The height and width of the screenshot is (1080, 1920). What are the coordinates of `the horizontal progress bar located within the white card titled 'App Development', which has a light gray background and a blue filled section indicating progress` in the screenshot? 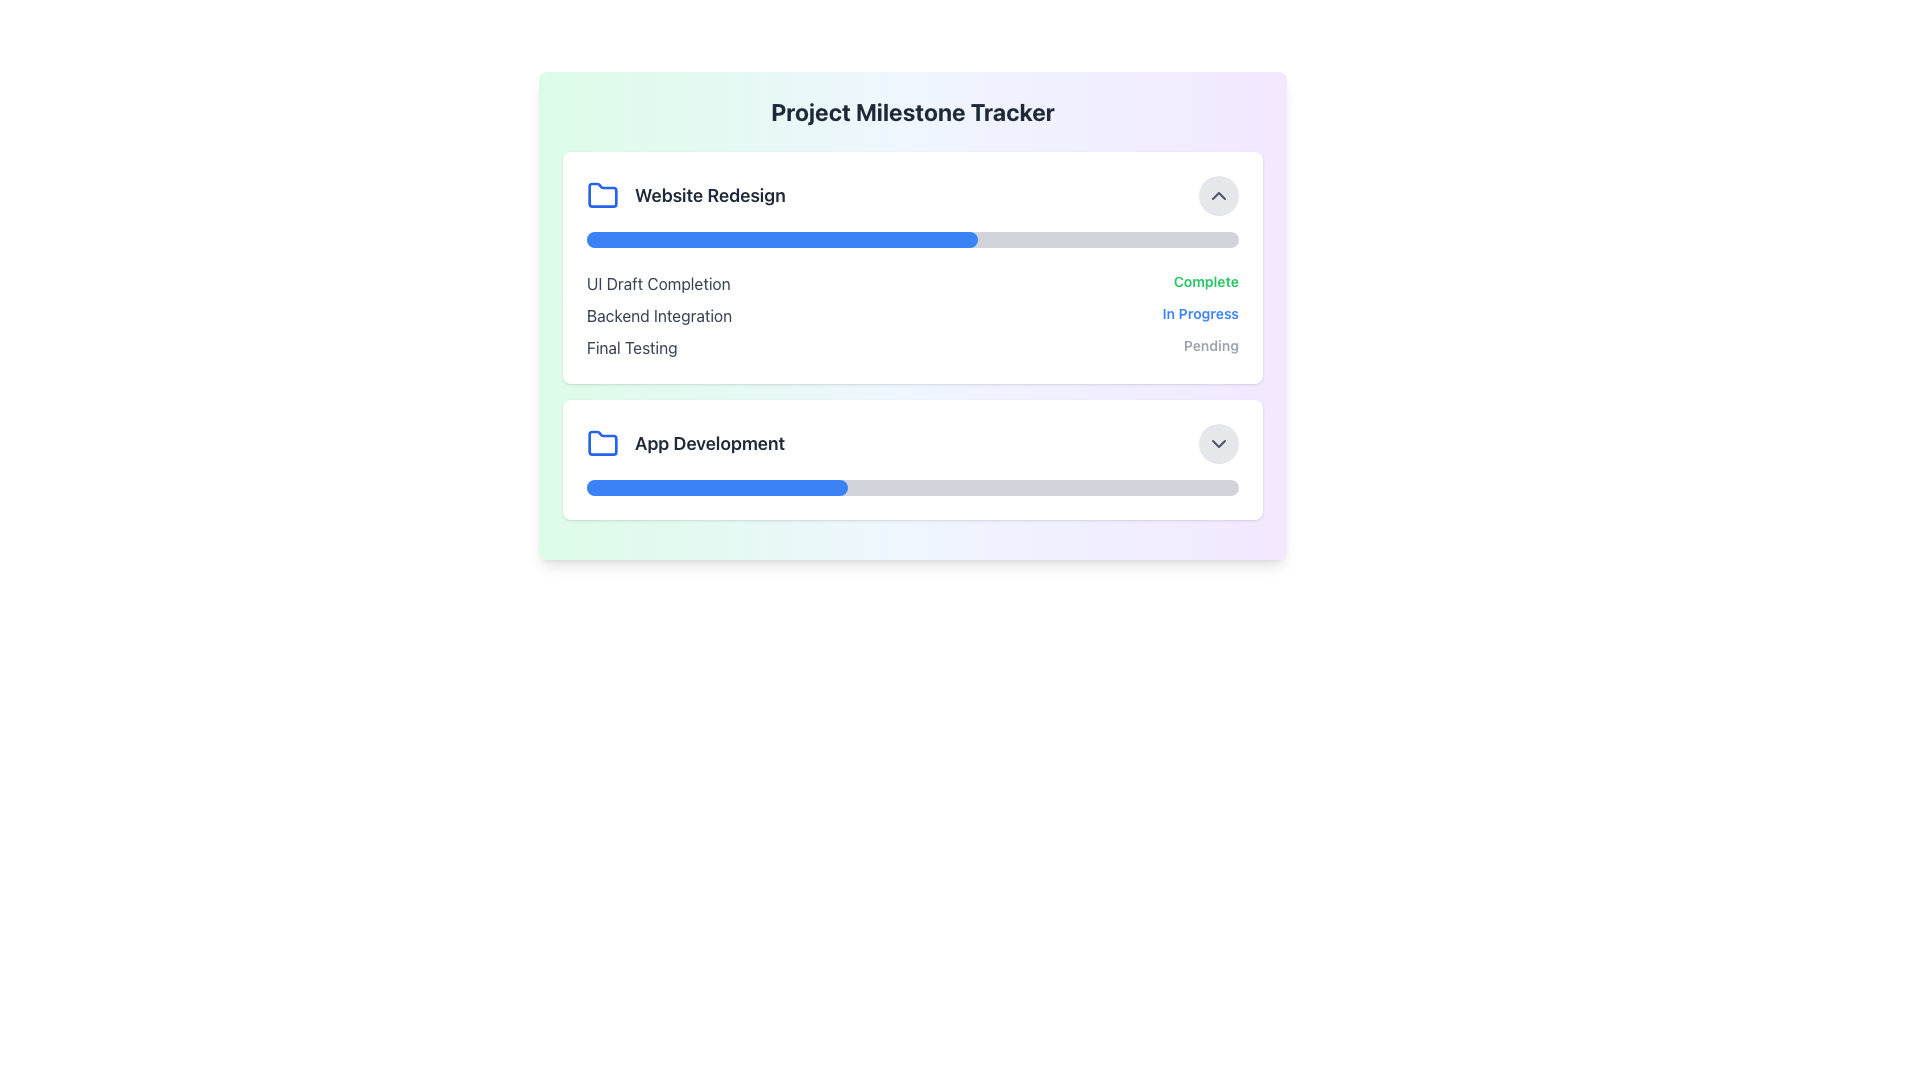 It's located at (911, 488).